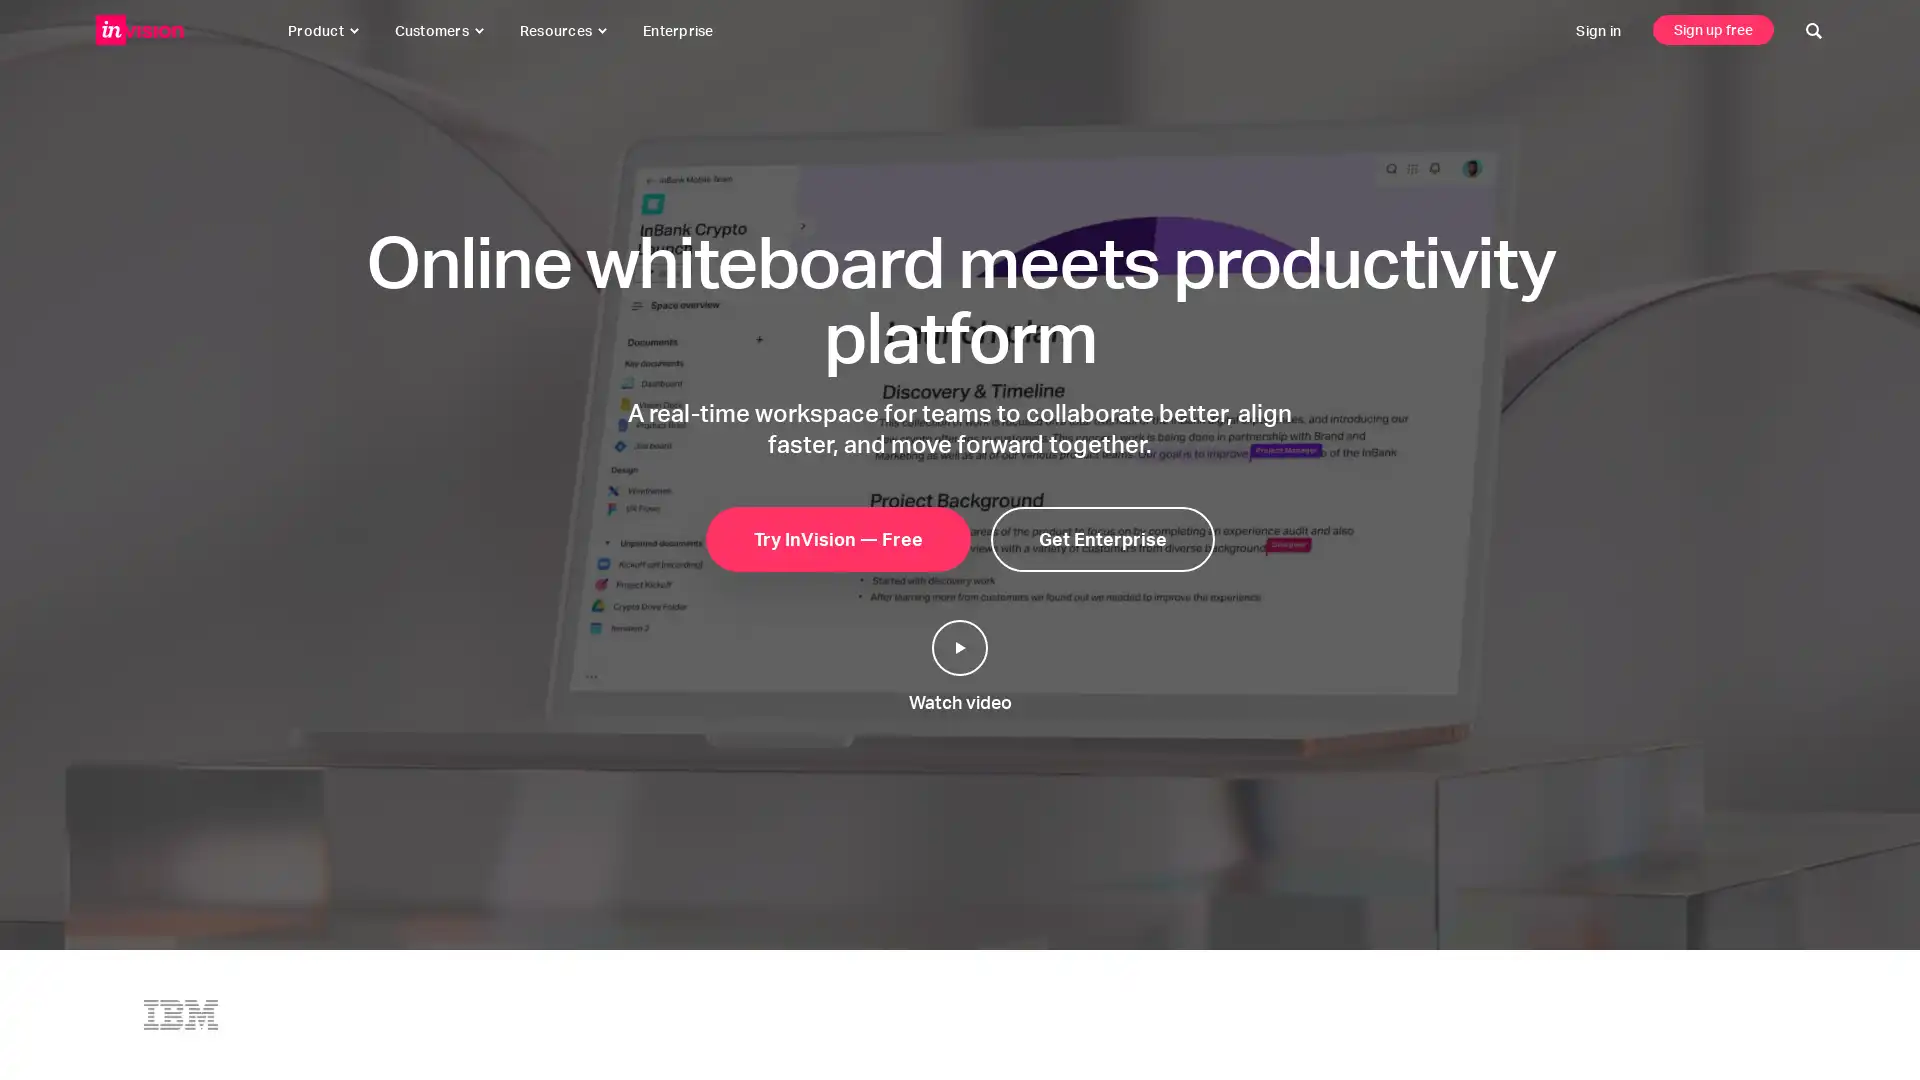 The width and height of the screenshot is (1920, 1080). What do you see at coordinates (1712, 29) in the screenshot?
I see `sign up free` at bounding box center [1712, 29].